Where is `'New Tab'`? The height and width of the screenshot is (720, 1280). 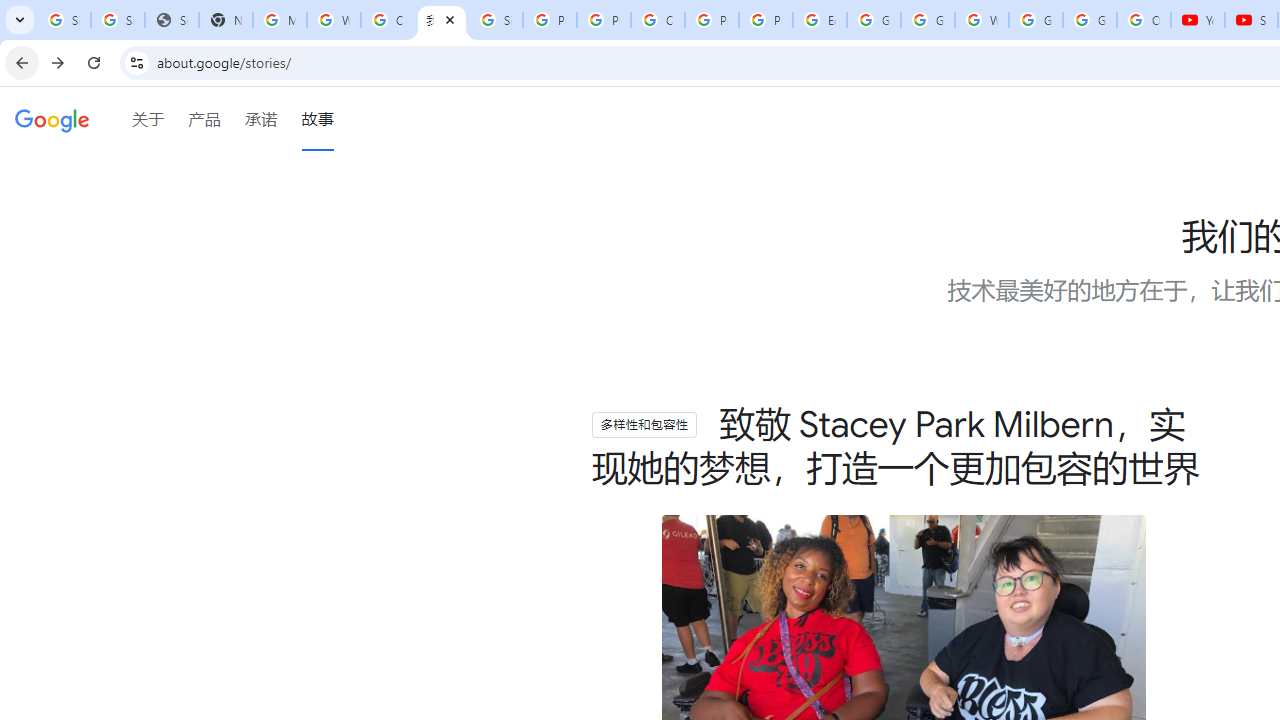
'New Tab' is located at coordinates (225, 20).